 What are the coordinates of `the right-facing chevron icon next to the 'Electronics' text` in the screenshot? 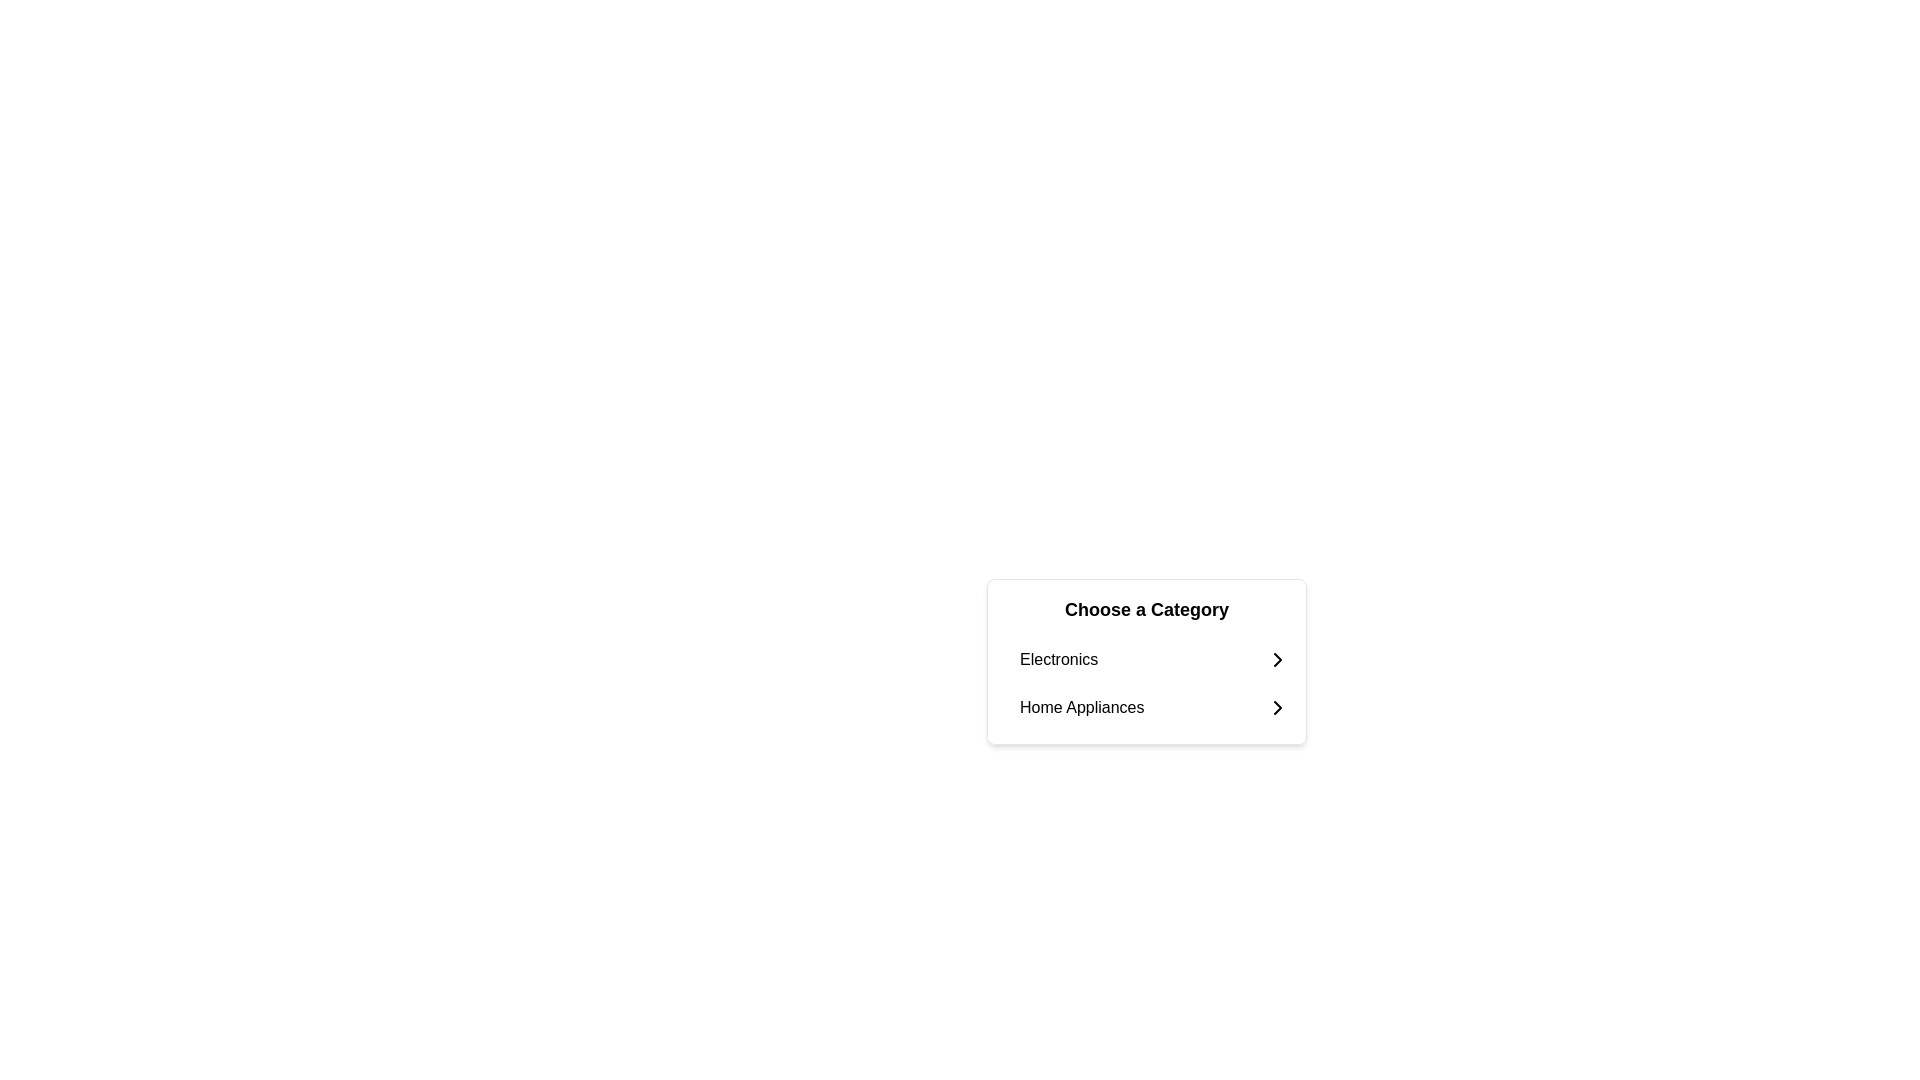 It's located at (1276, 659).